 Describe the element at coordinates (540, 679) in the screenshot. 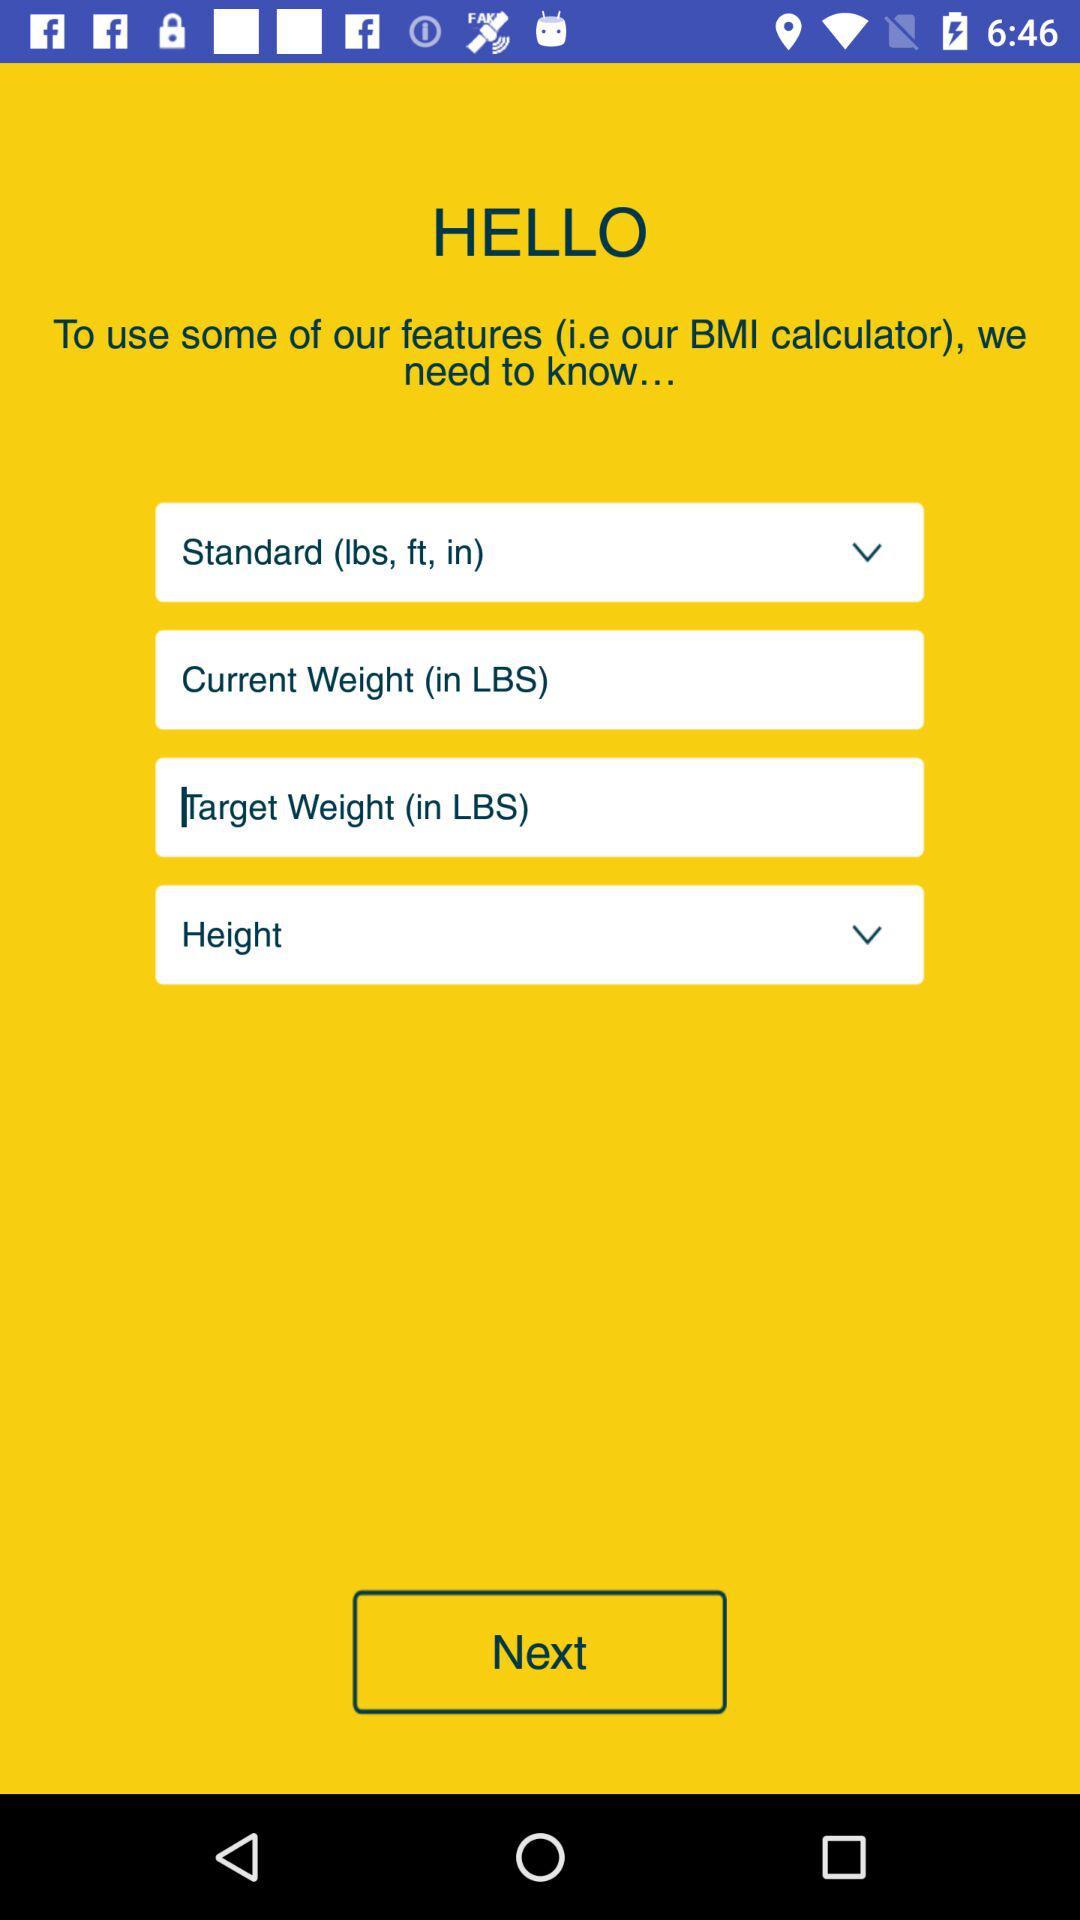

I see `current weight` at that location.